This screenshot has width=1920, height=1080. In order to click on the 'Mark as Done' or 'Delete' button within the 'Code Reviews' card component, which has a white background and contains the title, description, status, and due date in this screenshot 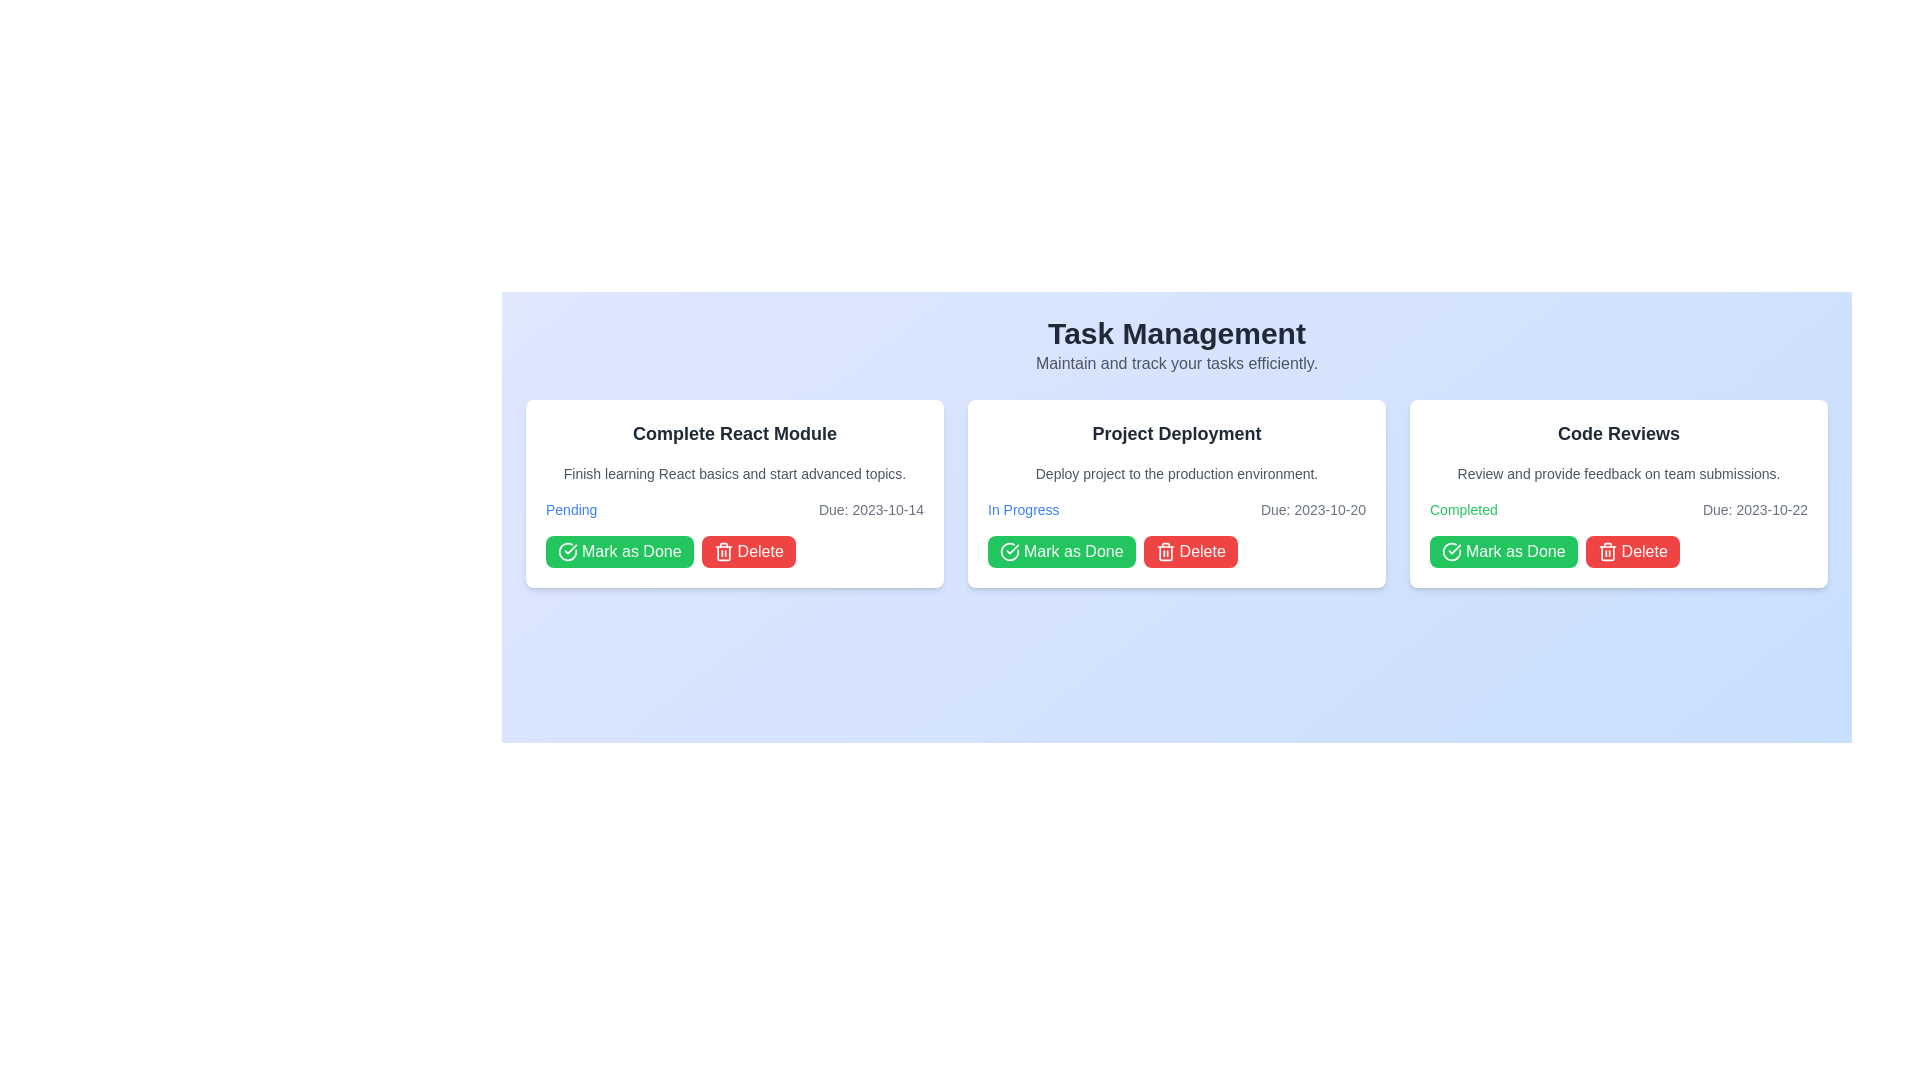, I will do `click(1618, 493)`.